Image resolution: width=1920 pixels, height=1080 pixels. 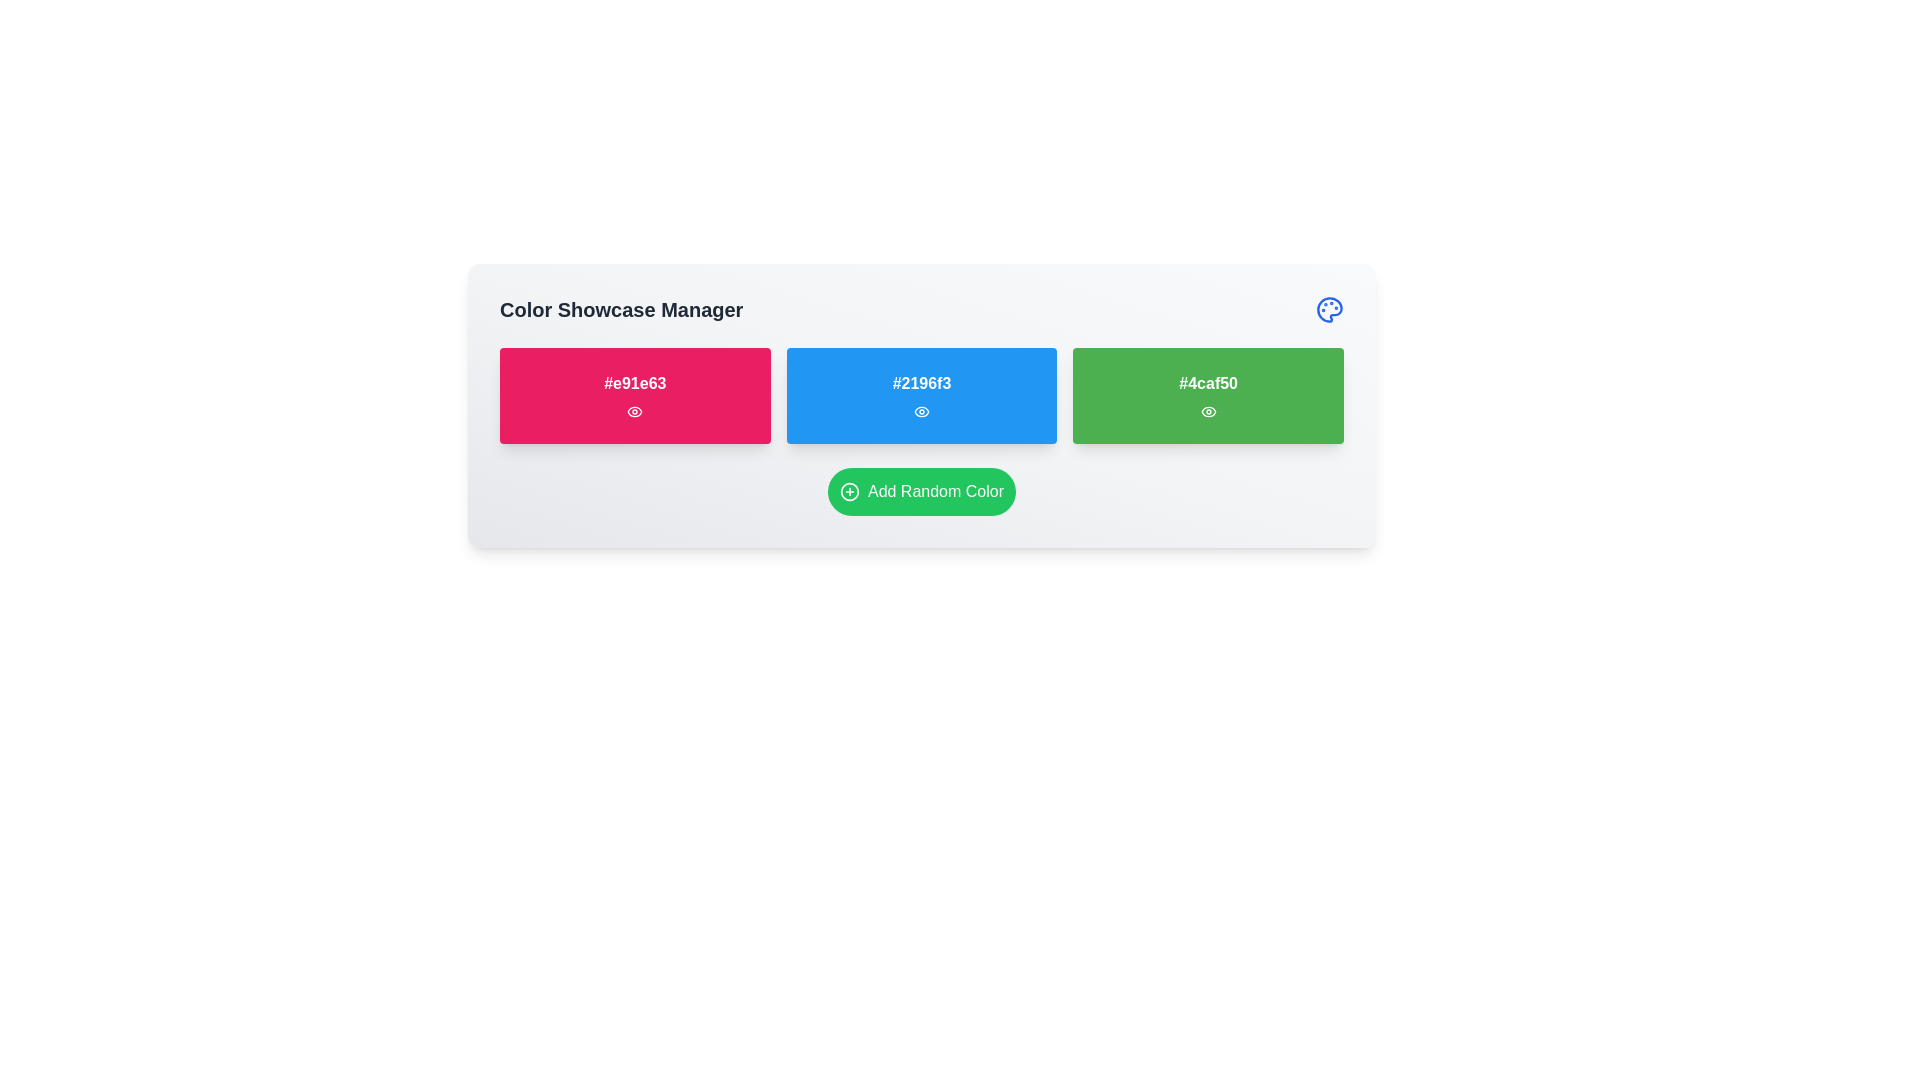 I want to click on the rounded green button labeled 'Add Random Color' with a white 'plus' icon, so click(x=920, y=492).